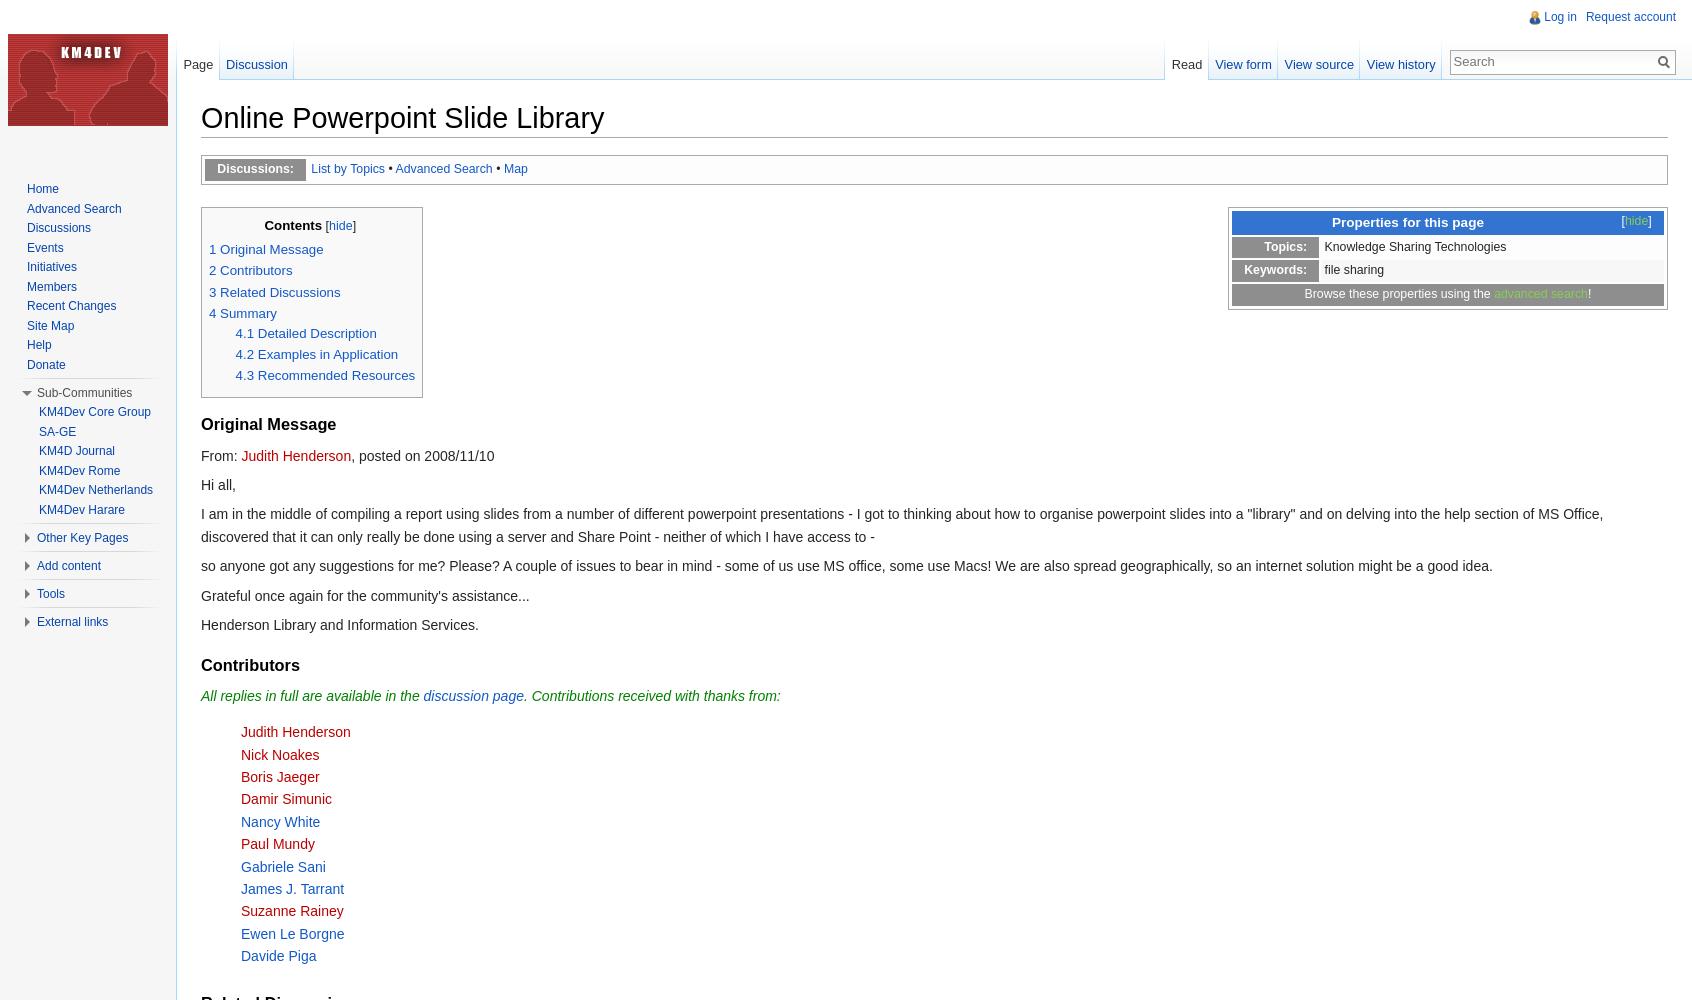 The height and width of the screenshot is (1000, 1692). Describe the element at coordinates (402, 117) in the screenshot. I see `'Online Powerpoint Slide Library'` at that location.